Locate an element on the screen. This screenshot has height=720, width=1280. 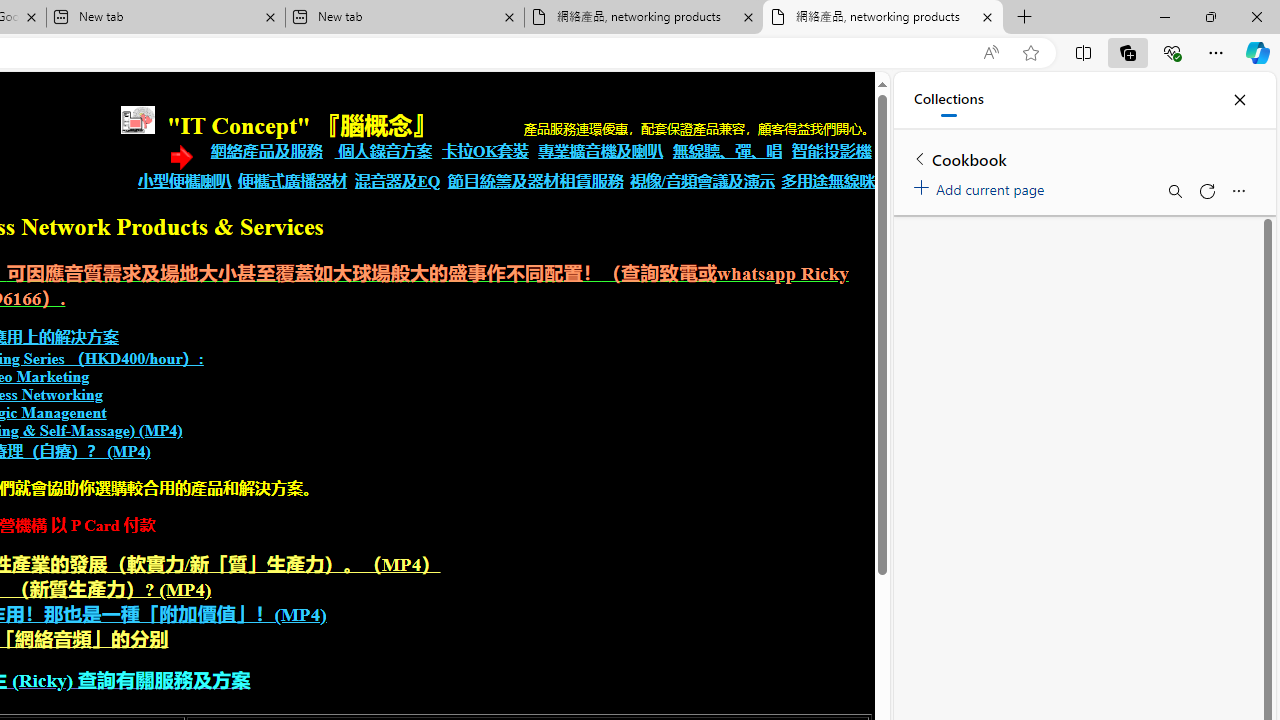
'Back to list of collections' is located at coordinates (919, 158).